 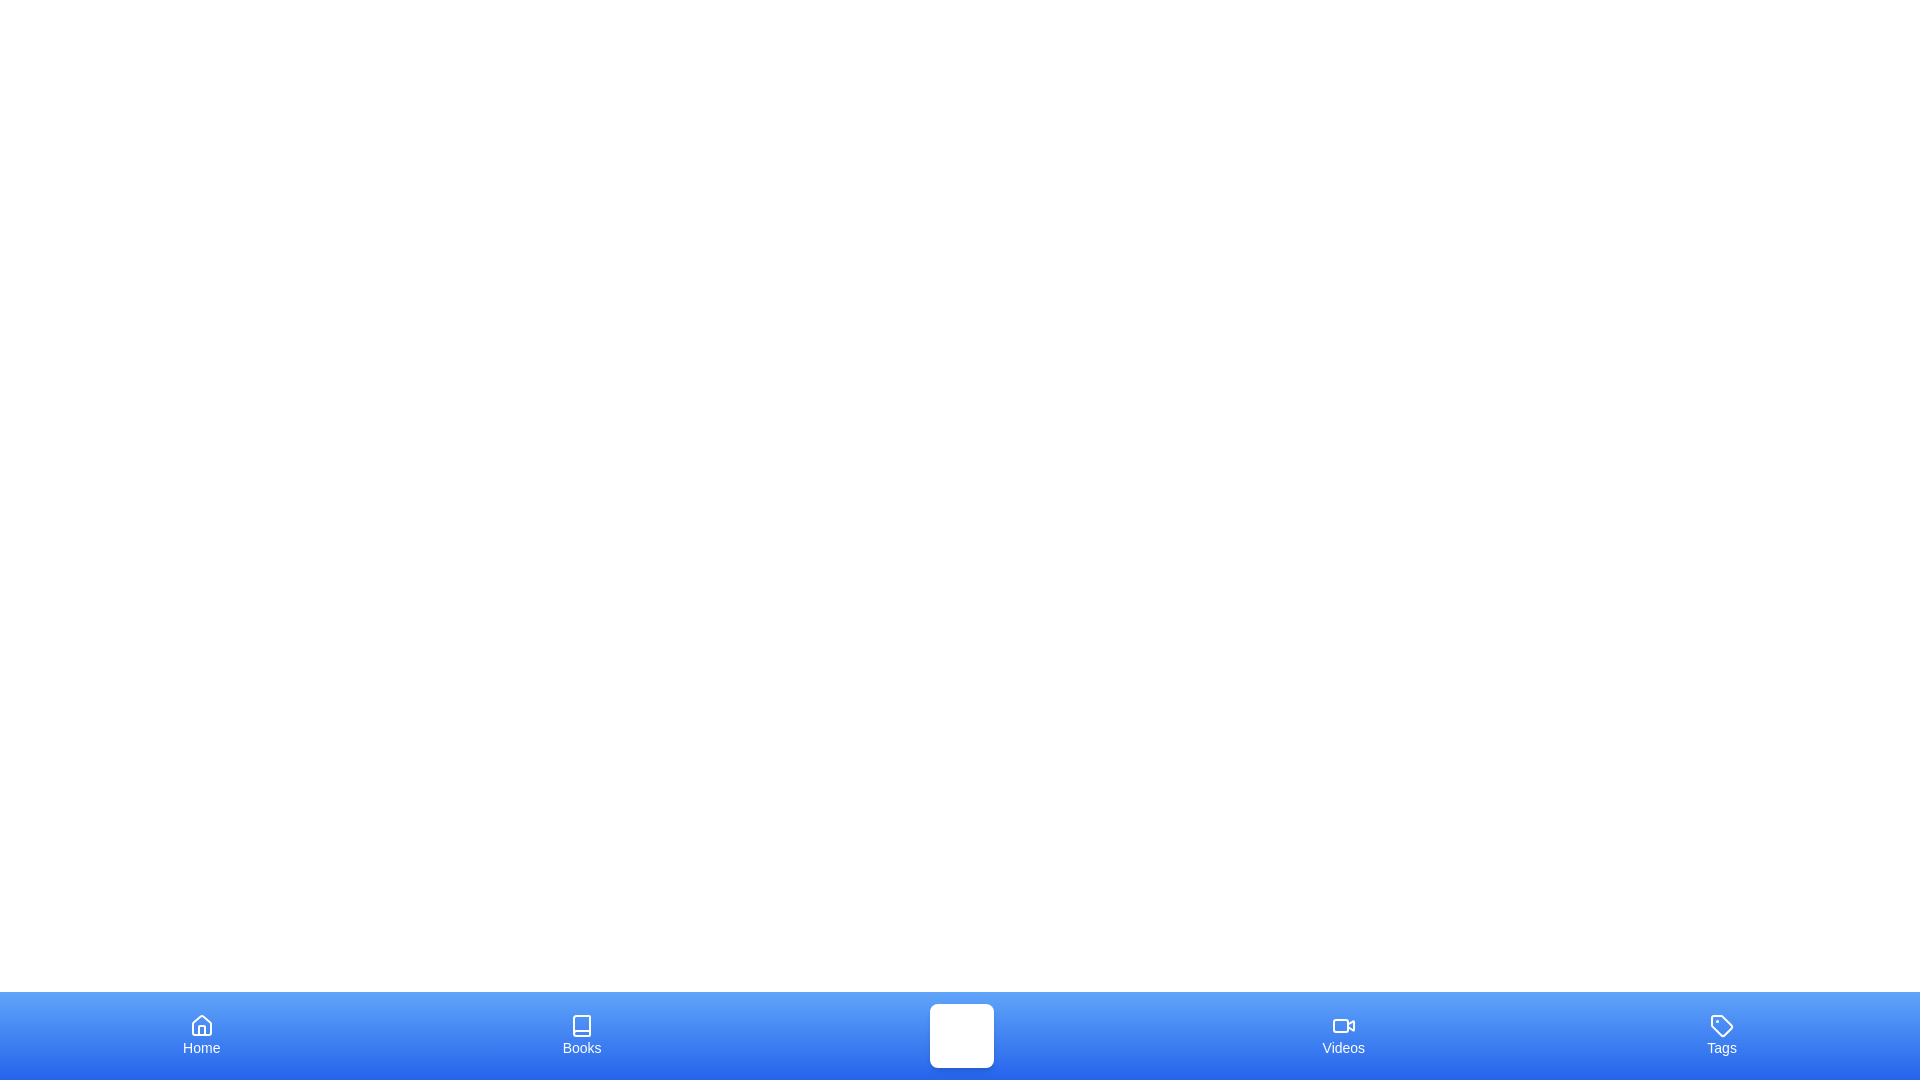 What do you see at coordinates (1343, 1035) in the screenshot?
I see `the tab labeled Videos` at bounding box center [1343, 1035].